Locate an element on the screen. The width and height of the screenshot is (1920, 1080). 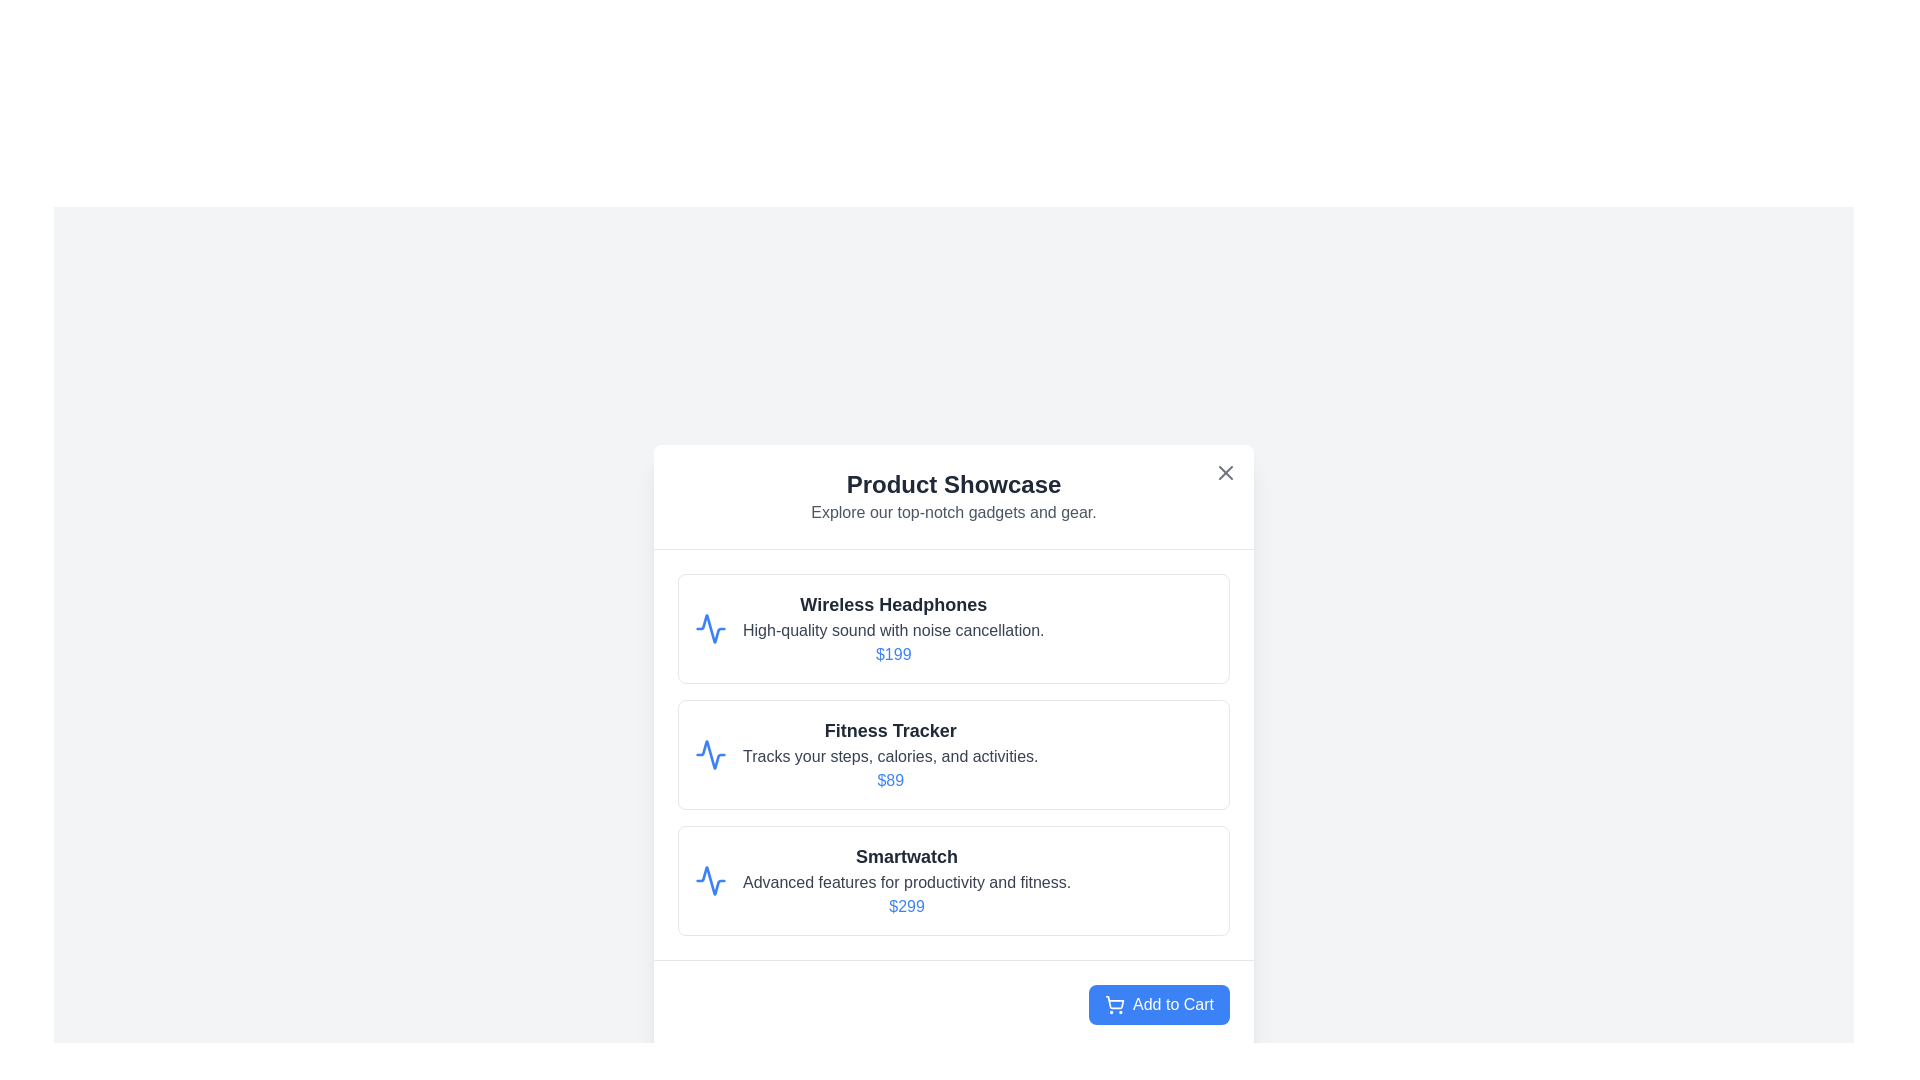
price displayed for the 'Smartwatch' product, located below the product description in the third product card of the 'Product Showcase' section is located at coordinates (906, 906).